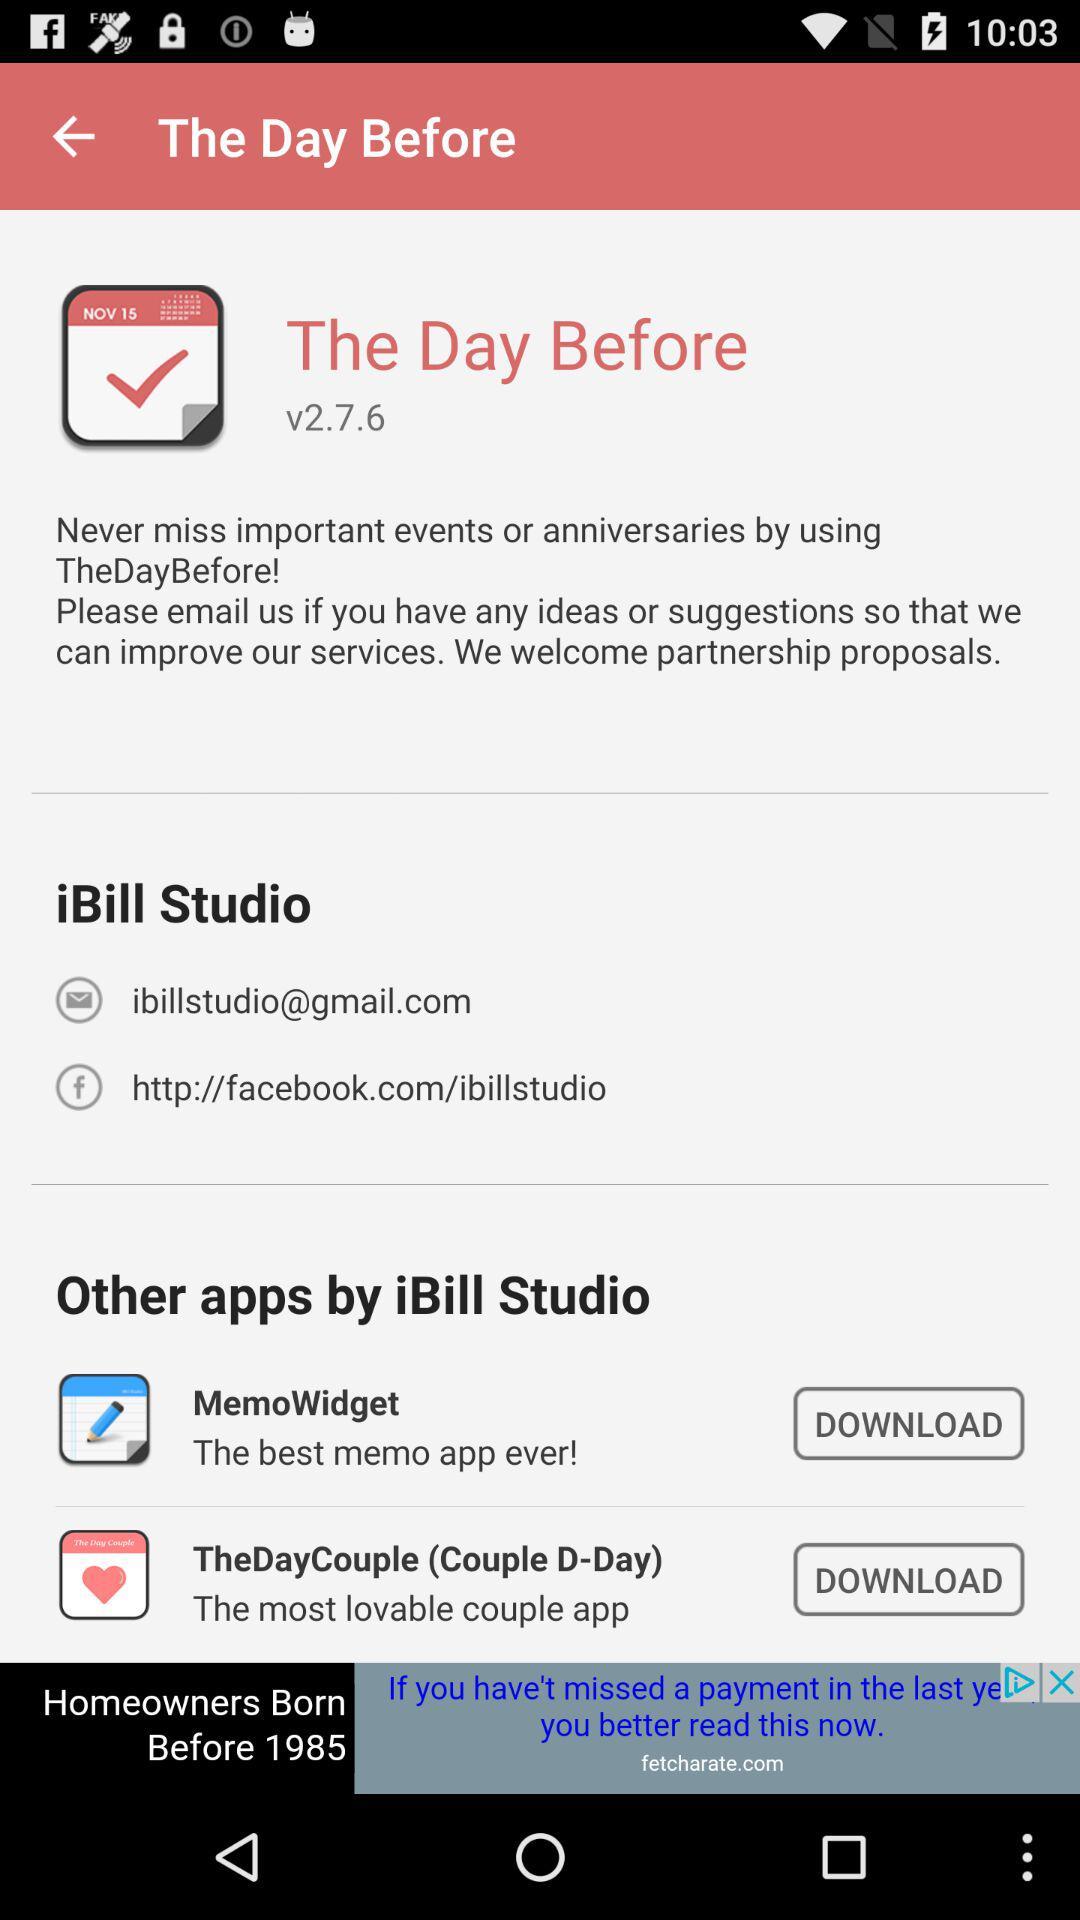  I want to click on open webpage of displayed advertisement, so click(540, 1727).